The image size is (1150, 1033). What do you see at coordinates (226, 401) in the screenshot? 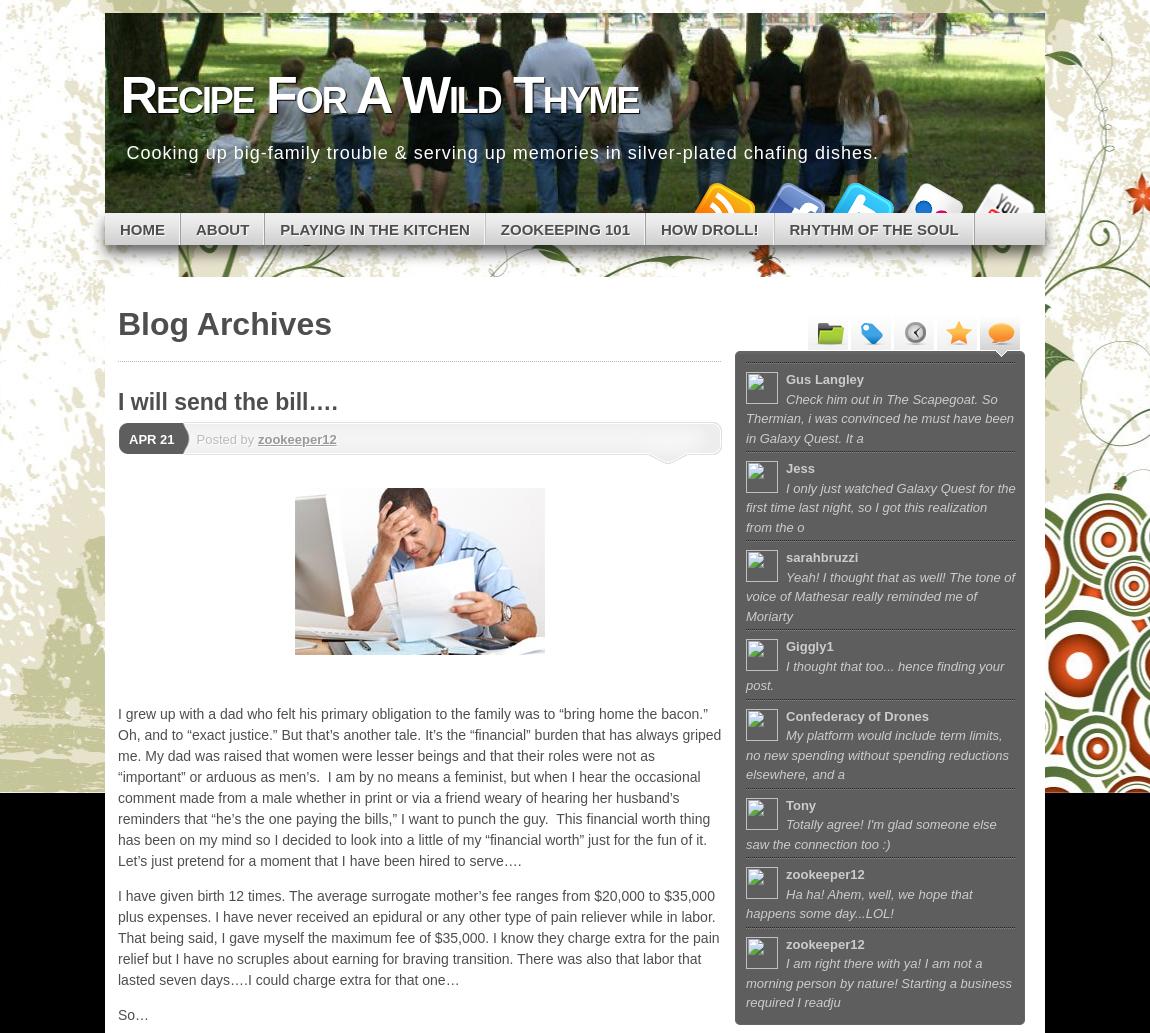
I see `'I will send the bill….'` at bounding box center [226, 401].